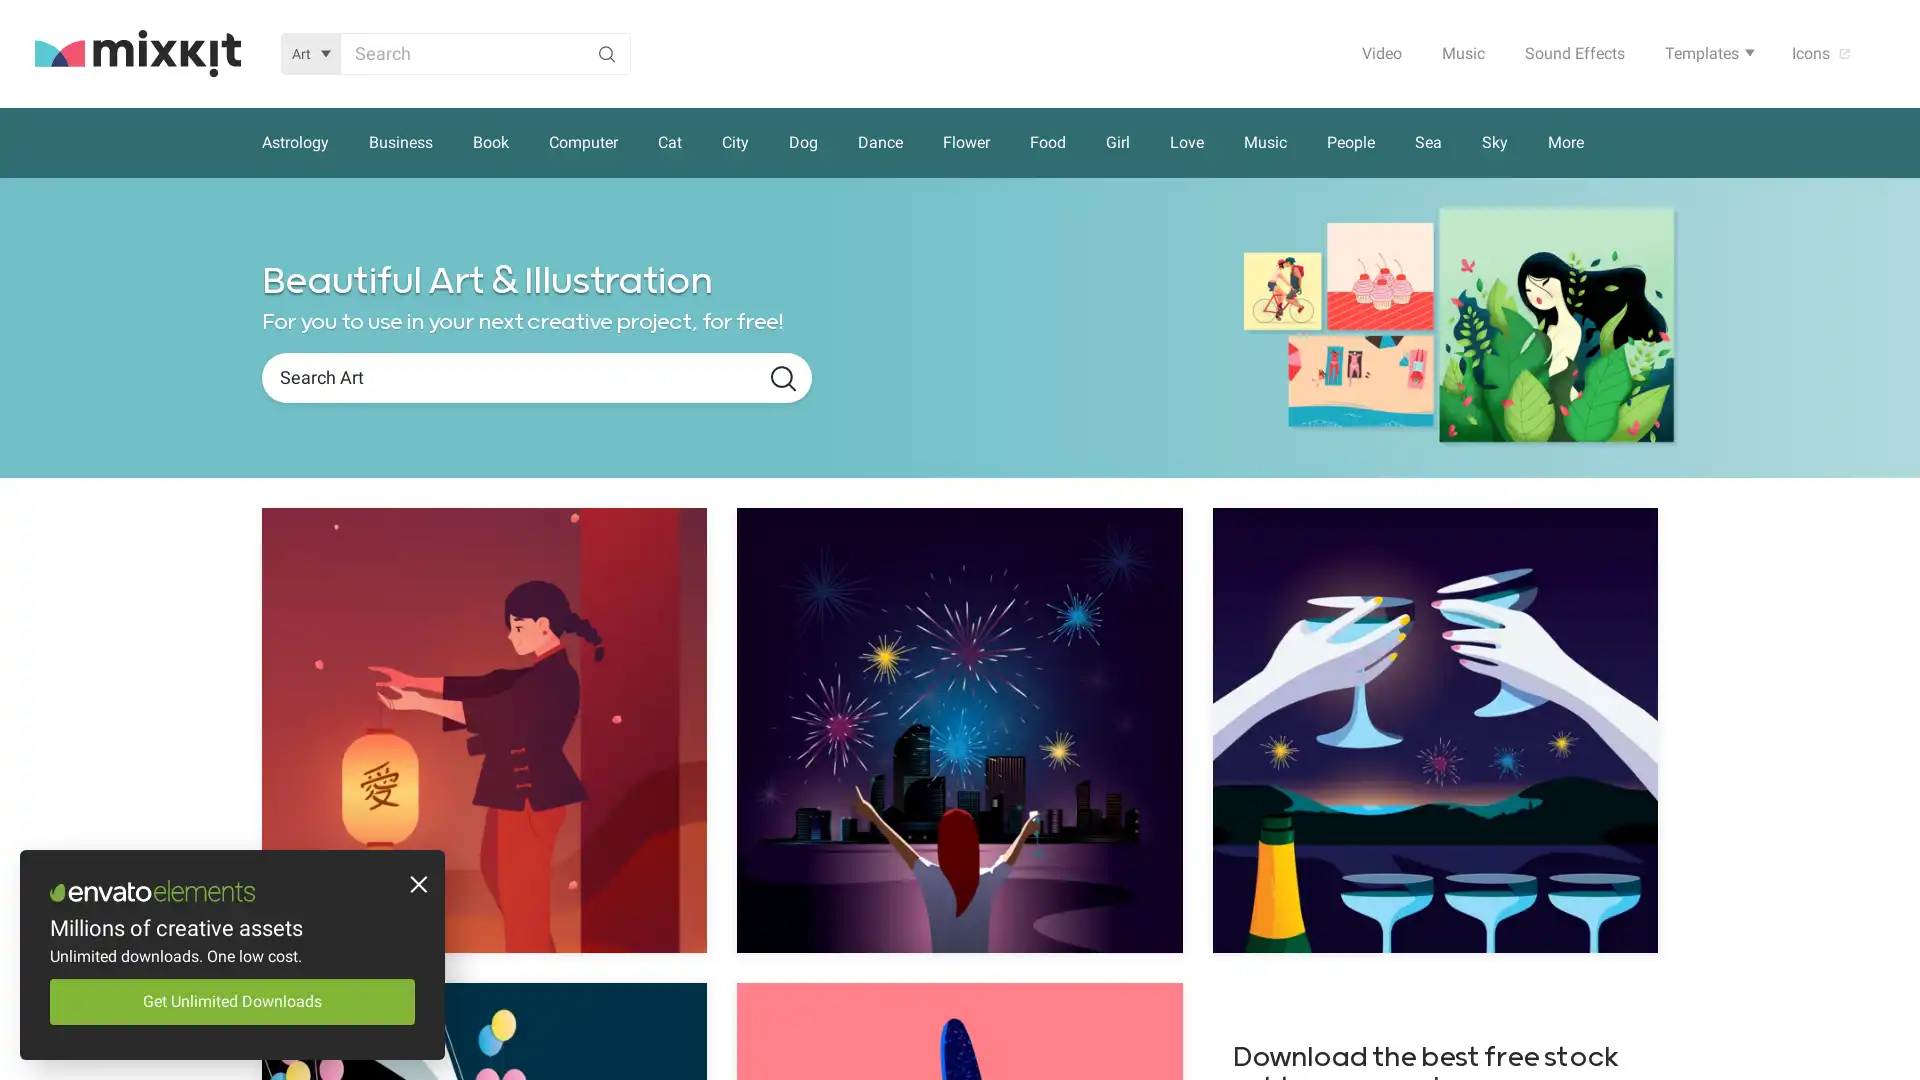  Describe the element at coordinates (415, 886) in the screenshot. I see `Close` at that location.